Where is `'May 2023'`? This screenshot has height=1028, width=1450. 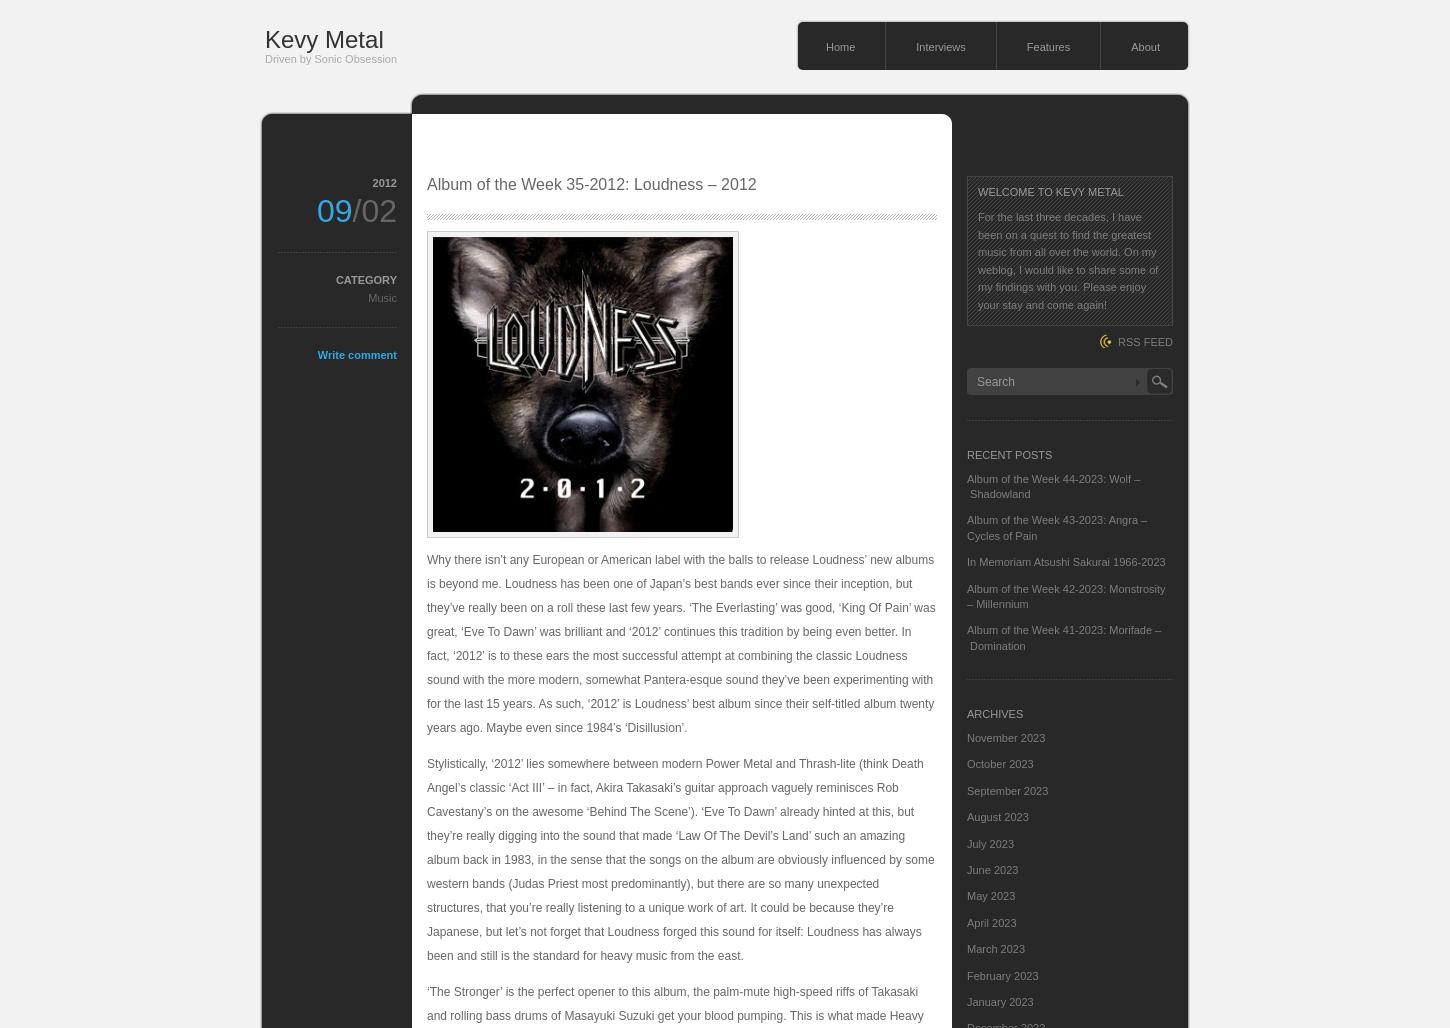 'May 2023' is located at coordinates (990, 895).